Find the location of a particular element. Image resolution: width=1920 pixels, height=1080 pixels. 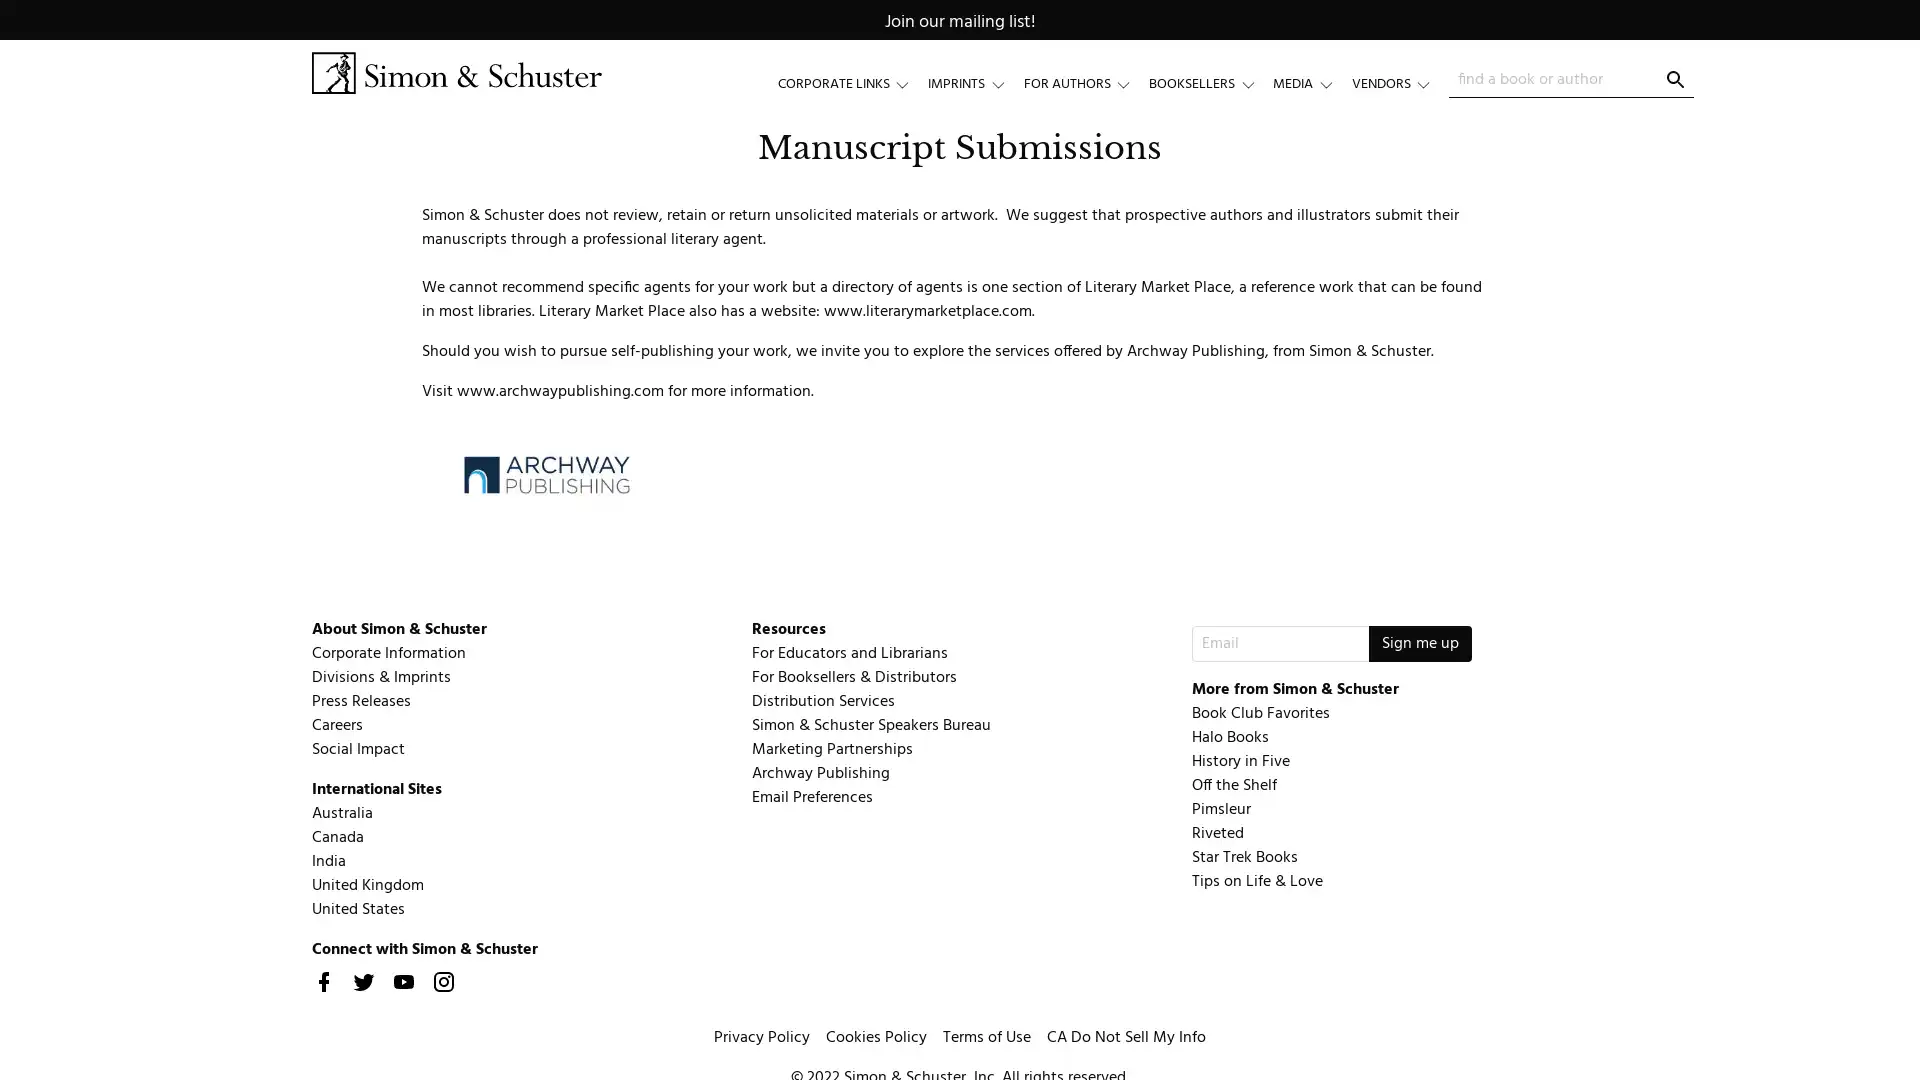

FOR AUTHORS is located at coordinates (1084, 83).